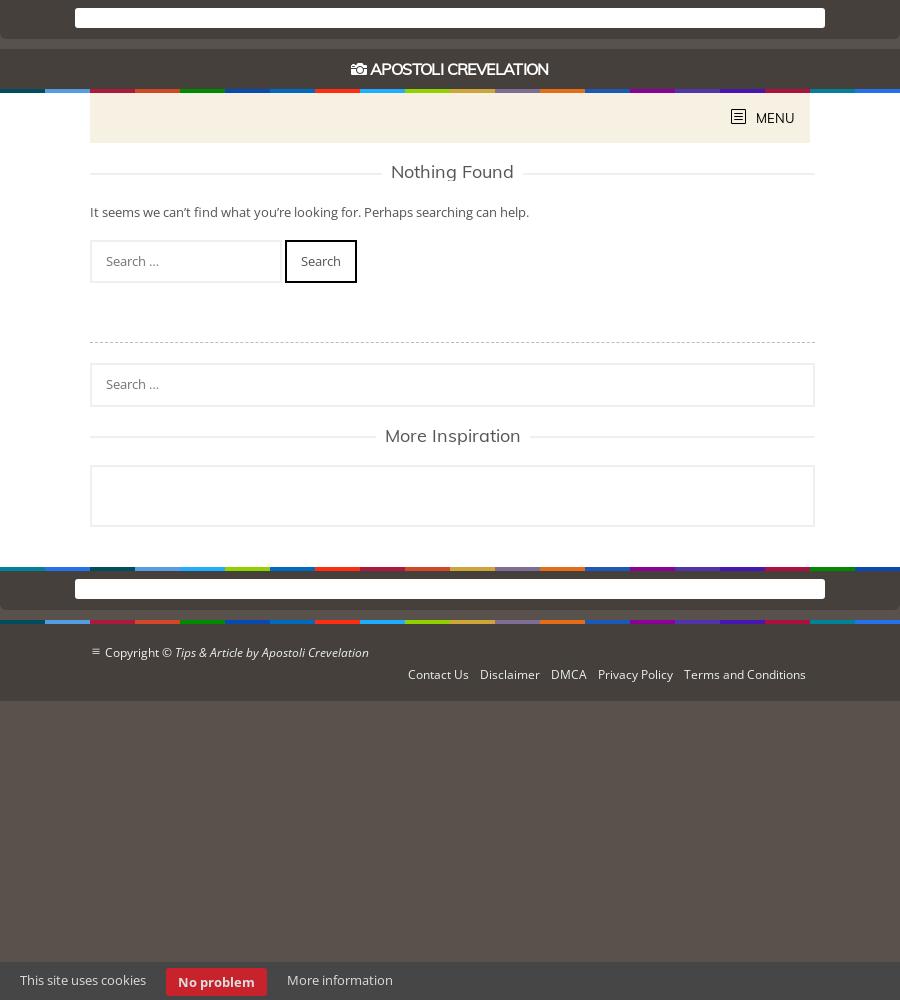 This screenshot has width=900, height=1000. I want to click on 'No problem', so click(216, 981).